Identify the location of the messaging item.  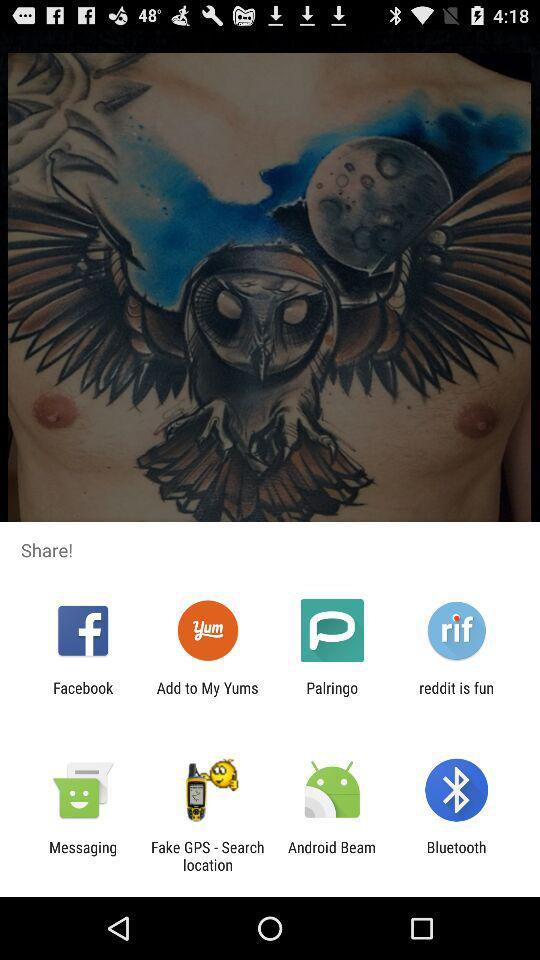
(82, 855).